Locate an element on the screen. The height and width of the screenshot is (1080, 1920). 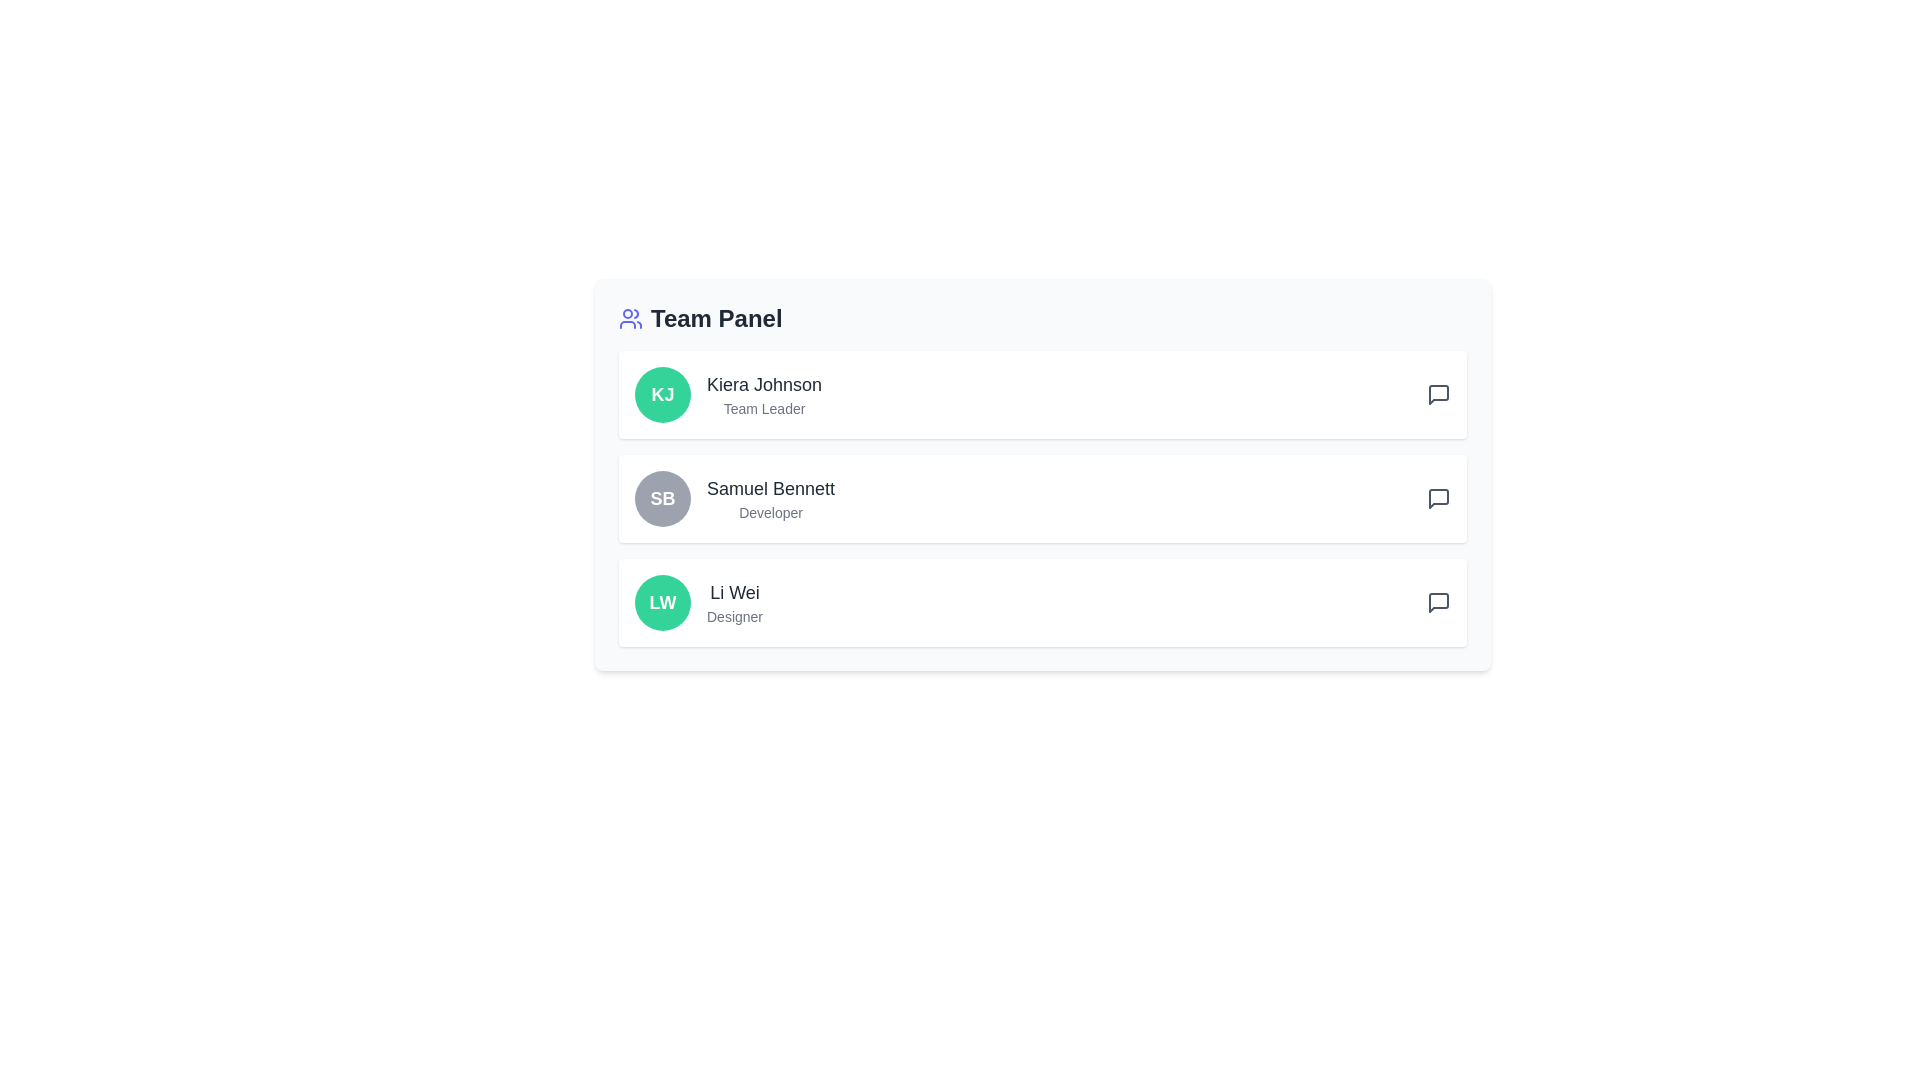
the text label that describes the role of 'Samuel Bennett' located beneath his name in the Team Panel is located at coordinates (770, 512).